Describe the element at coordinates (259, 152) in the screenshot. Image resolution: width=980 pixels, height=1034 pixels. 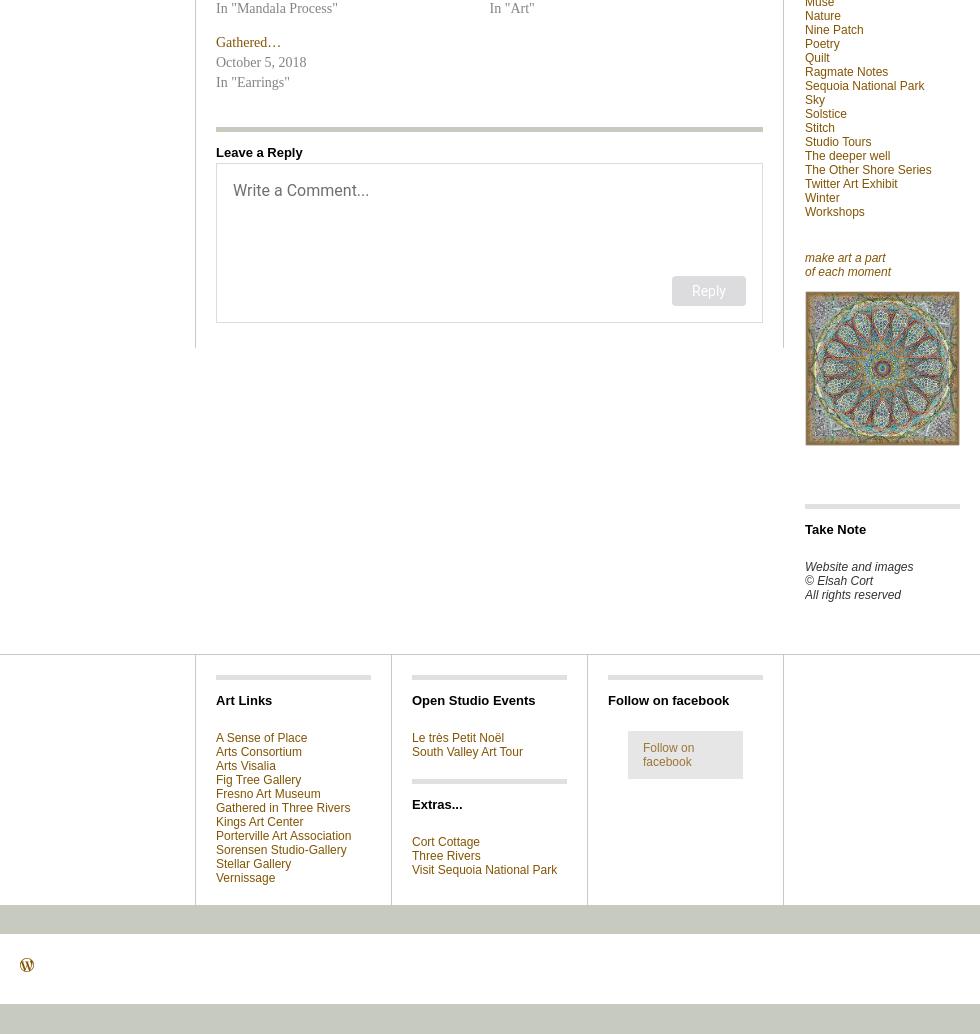
I see `'Leave a Reply'` at that location.